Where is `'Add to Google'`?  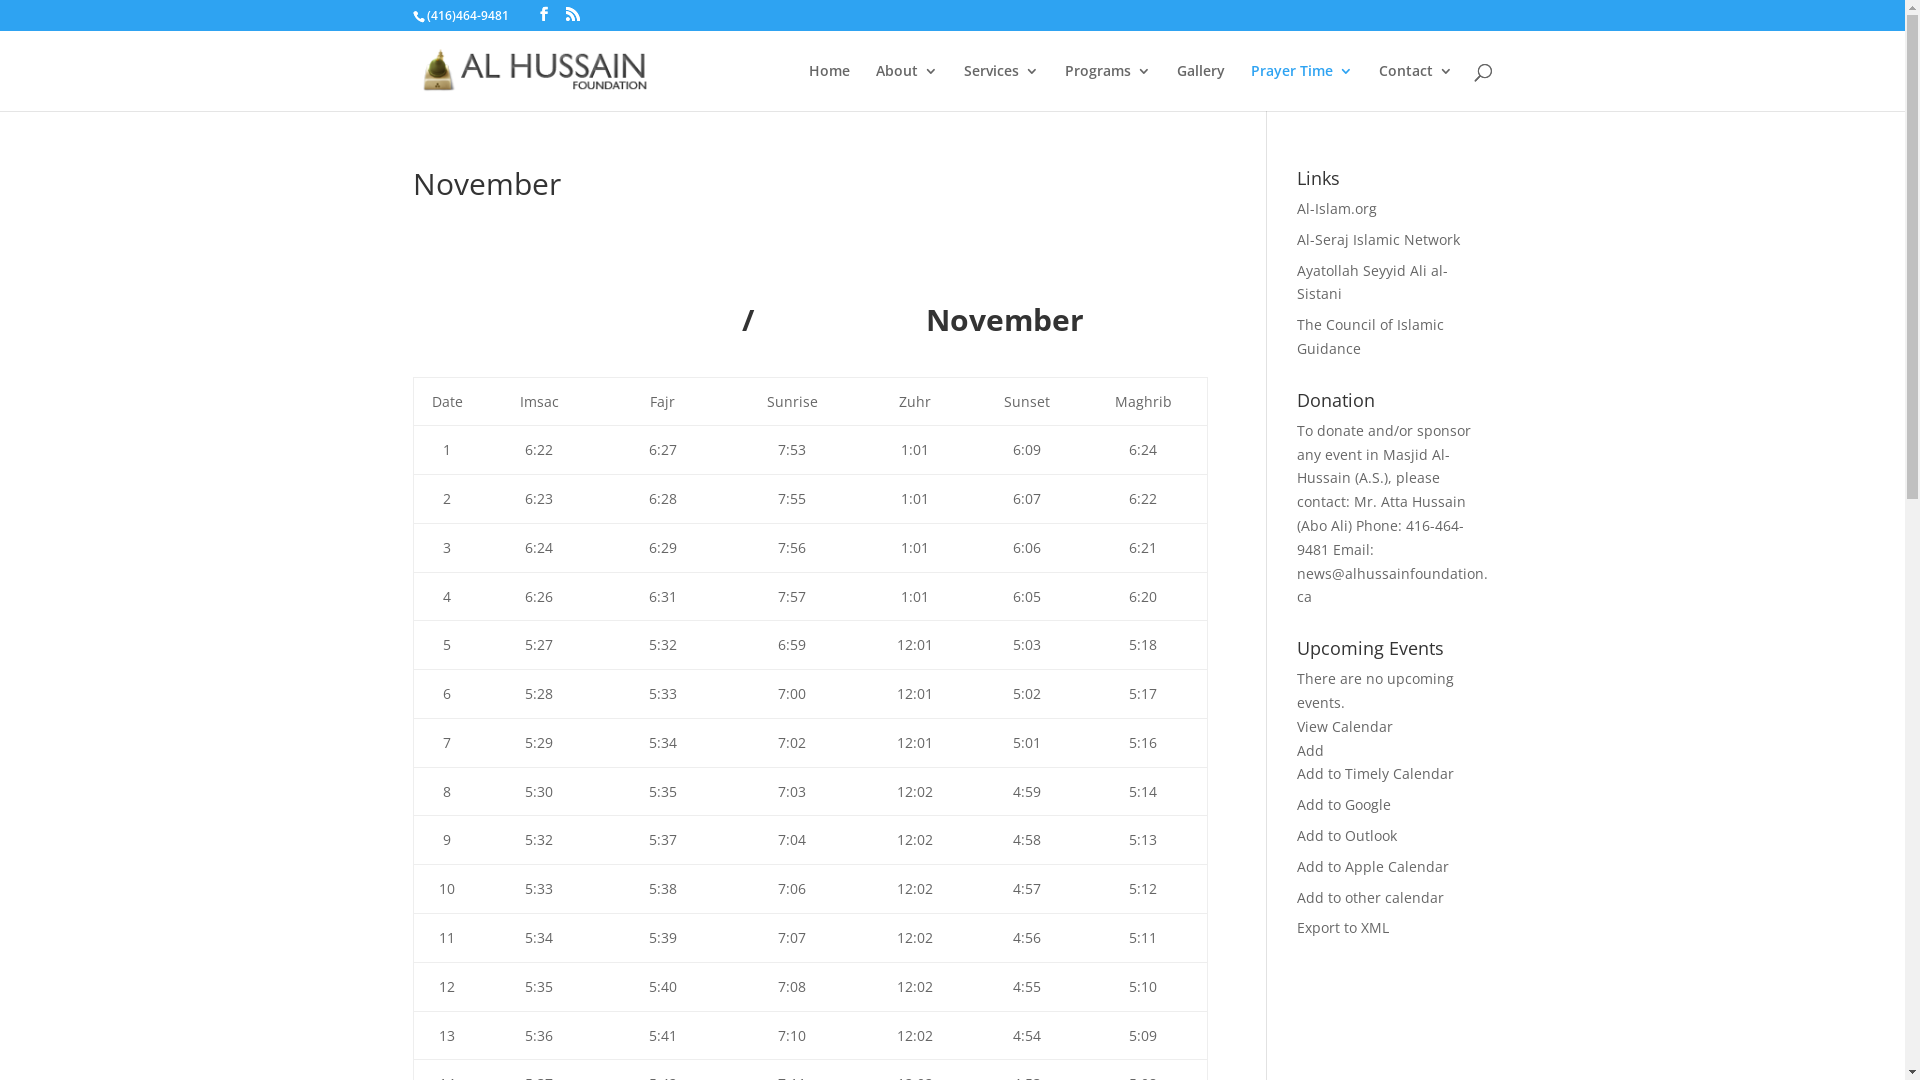
'Add to Google' is located at coordinates (1344, 803).